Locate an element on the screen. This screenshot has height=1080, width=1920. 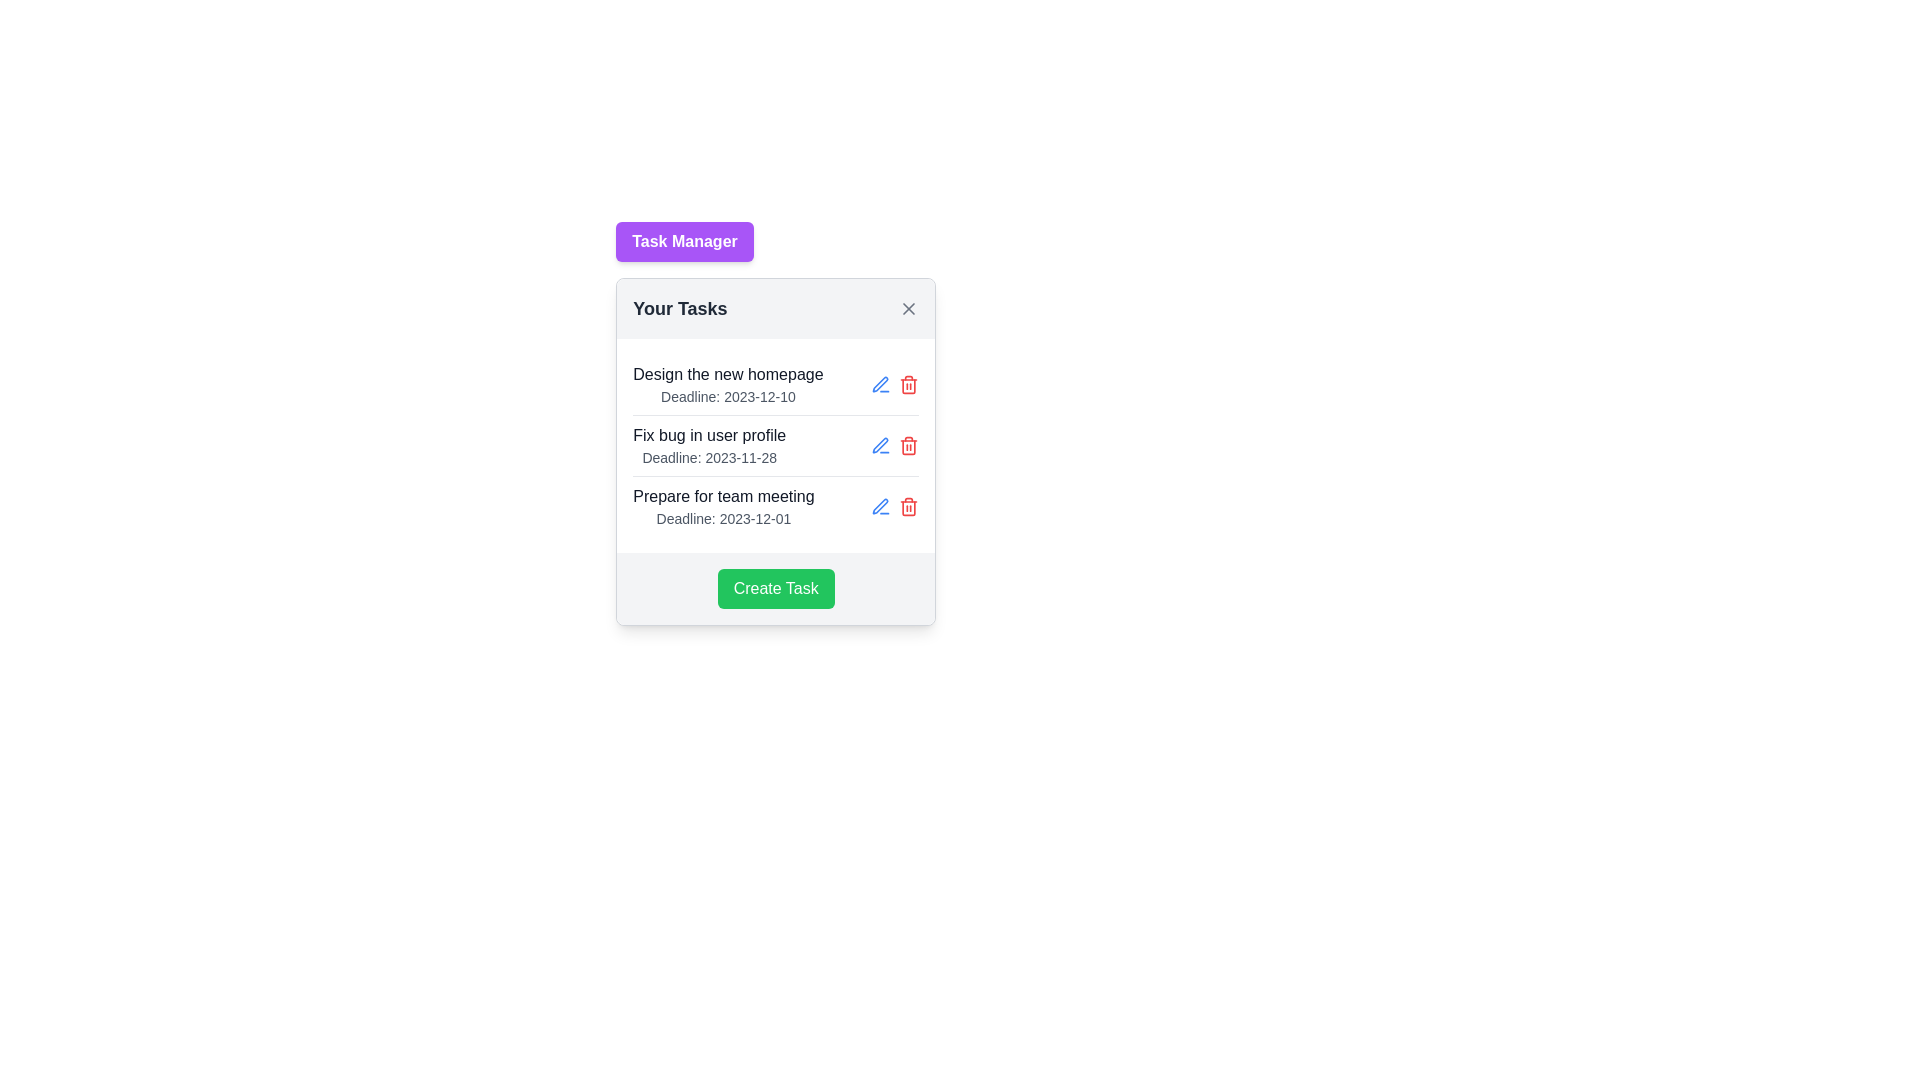
the informative text label displaying the due date for the task 'Fix bug in user profile', which is located in the center column of the task list interface is located at coordinates (709, 458).